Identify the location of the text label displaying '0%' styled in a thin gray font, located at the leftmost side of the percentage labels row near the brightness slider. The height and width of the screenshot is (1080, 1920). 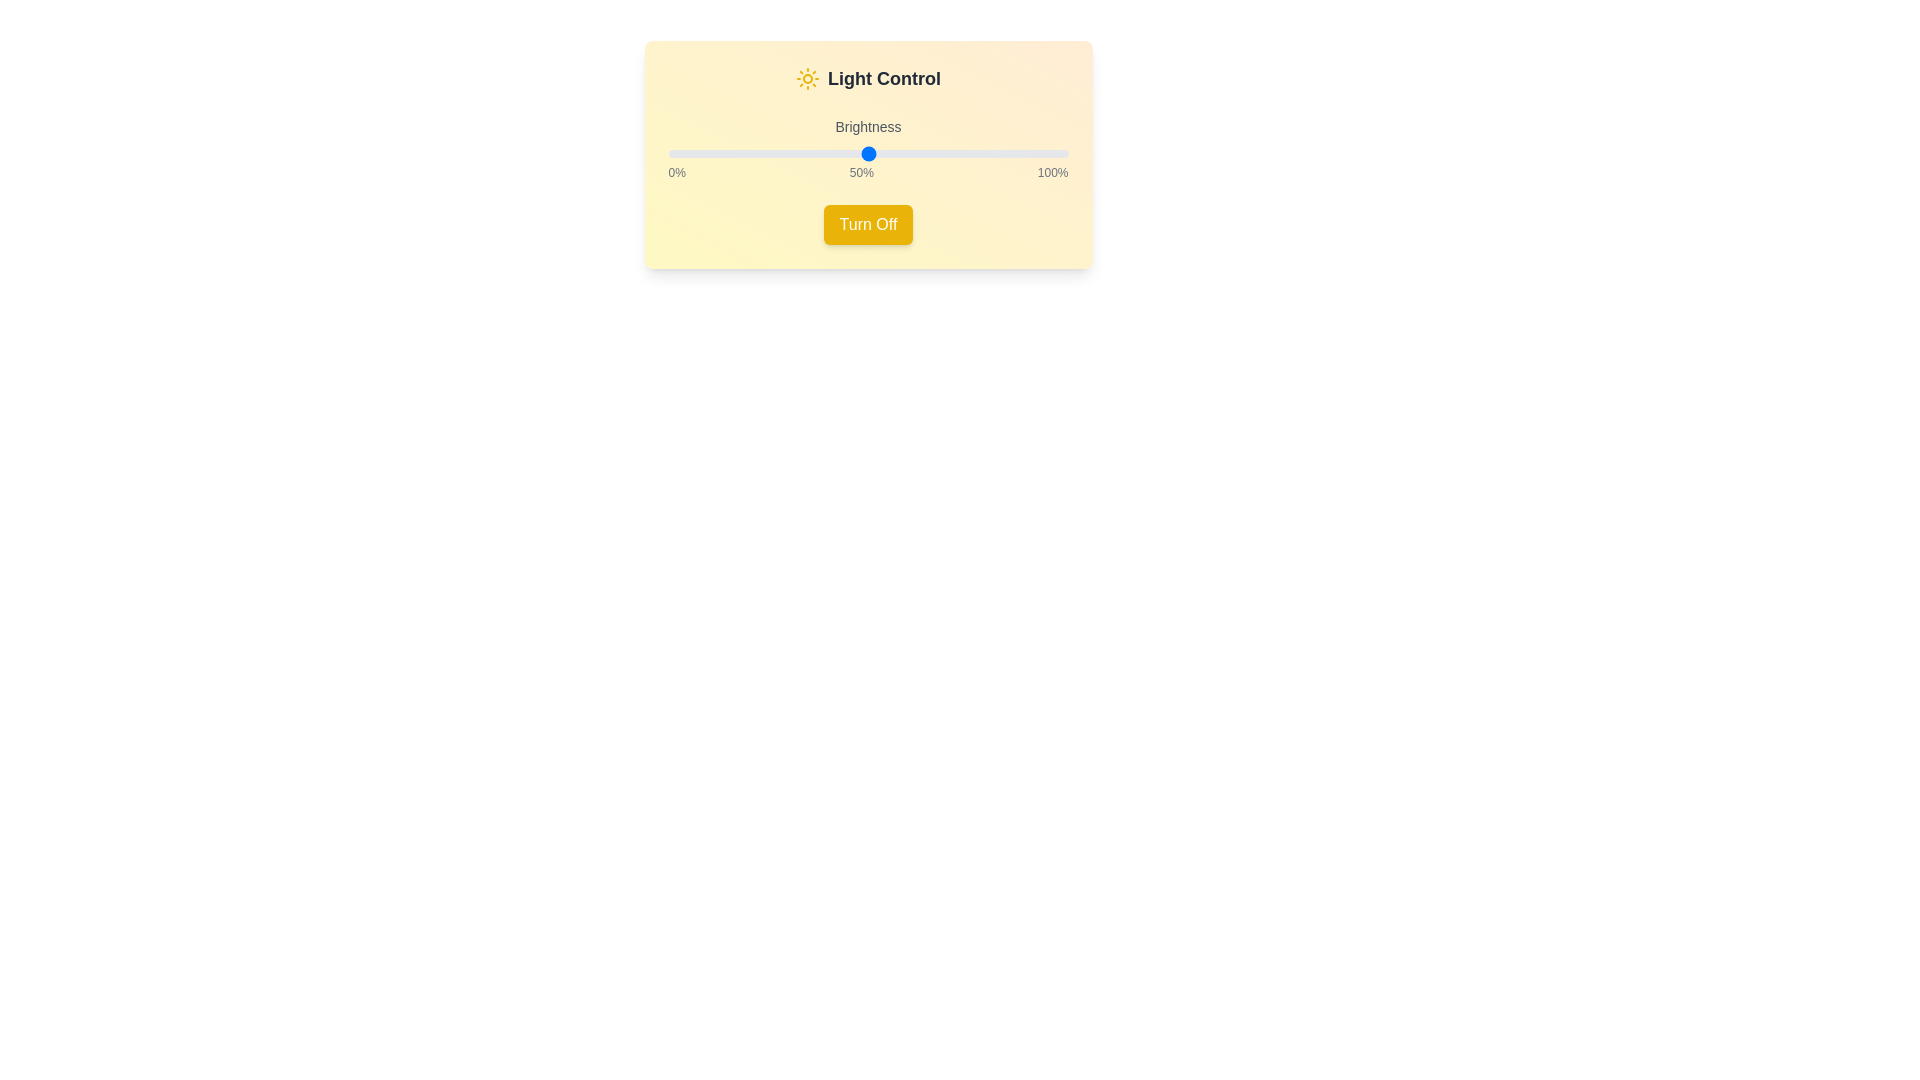
(677, 172).